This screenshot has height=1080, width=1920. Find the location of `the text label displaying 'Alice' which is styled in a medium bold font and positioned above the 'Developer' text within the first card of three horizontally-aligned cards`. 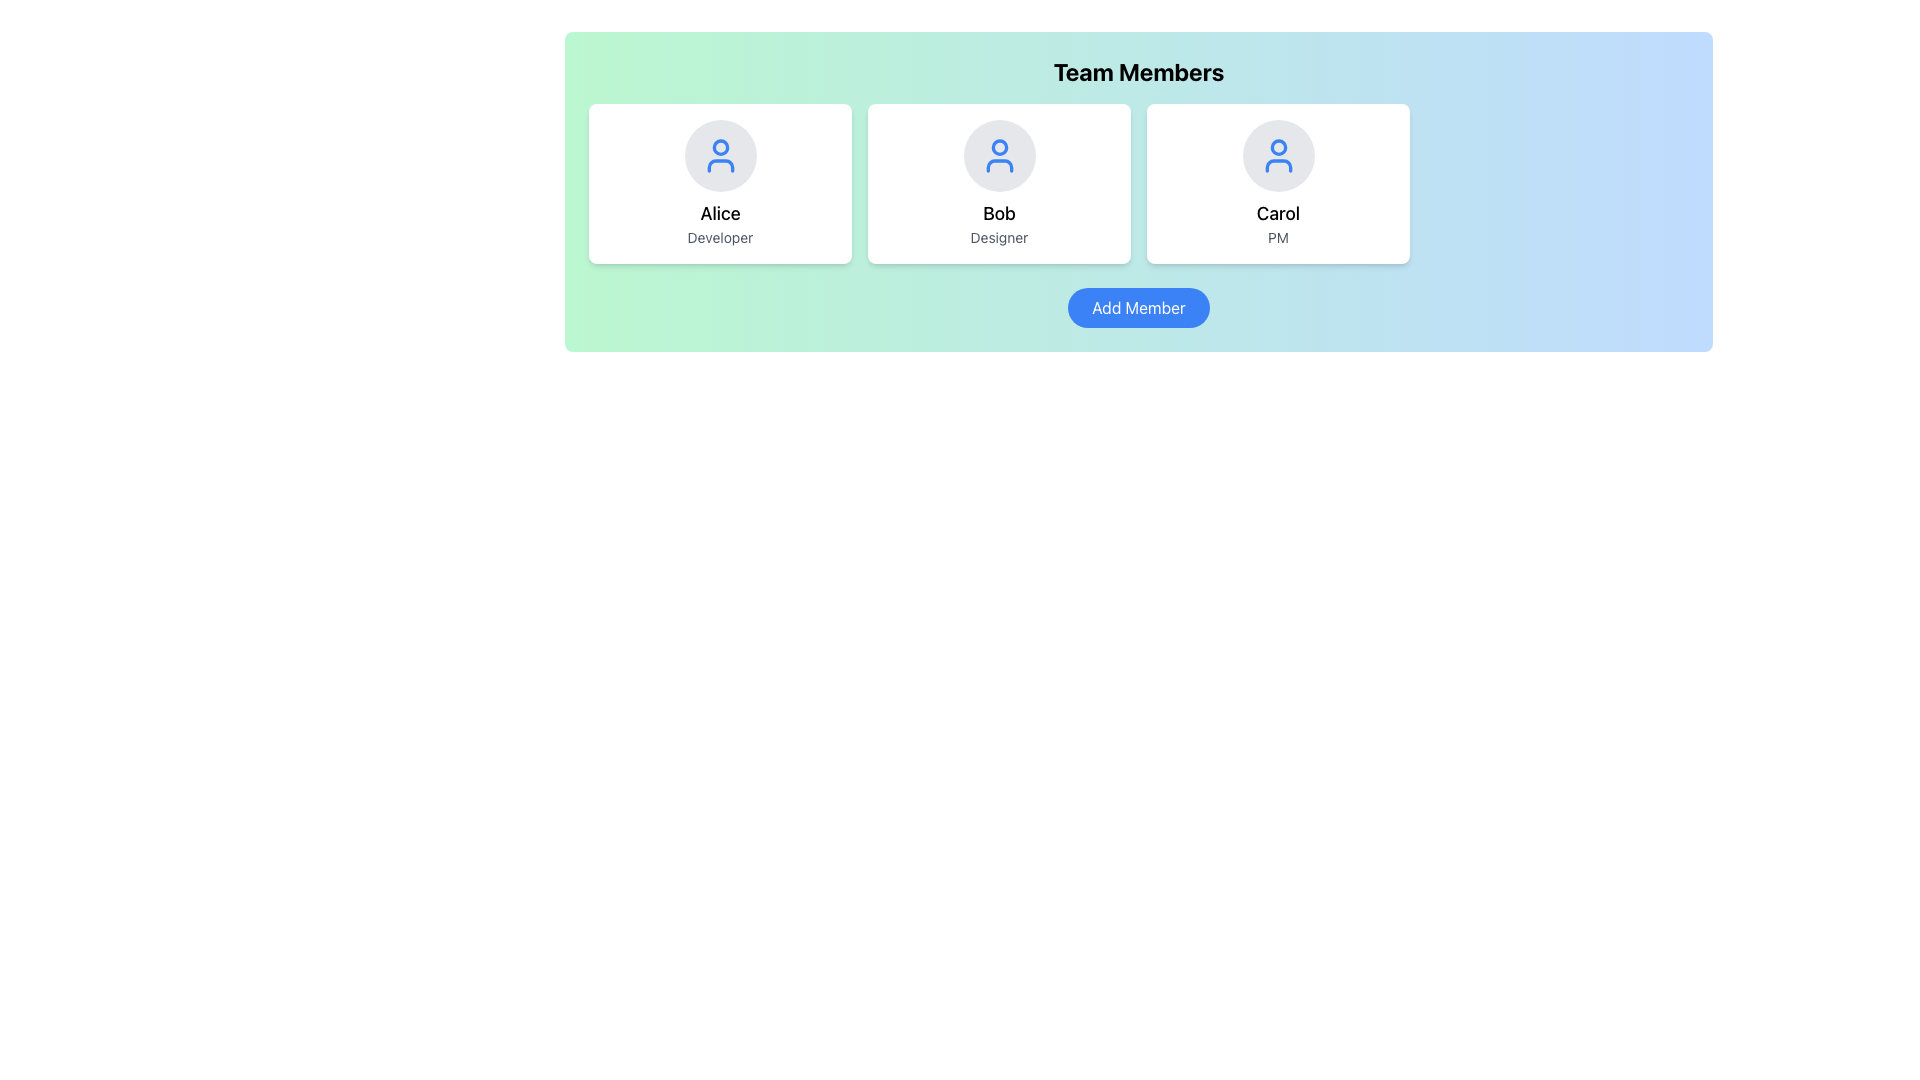

the text label displaying 'Alice' which is styled in a medium bold font and positioned above the 'Developer' text within the first card of three horizontally-aligned cards is located at coordinates (720, 213).